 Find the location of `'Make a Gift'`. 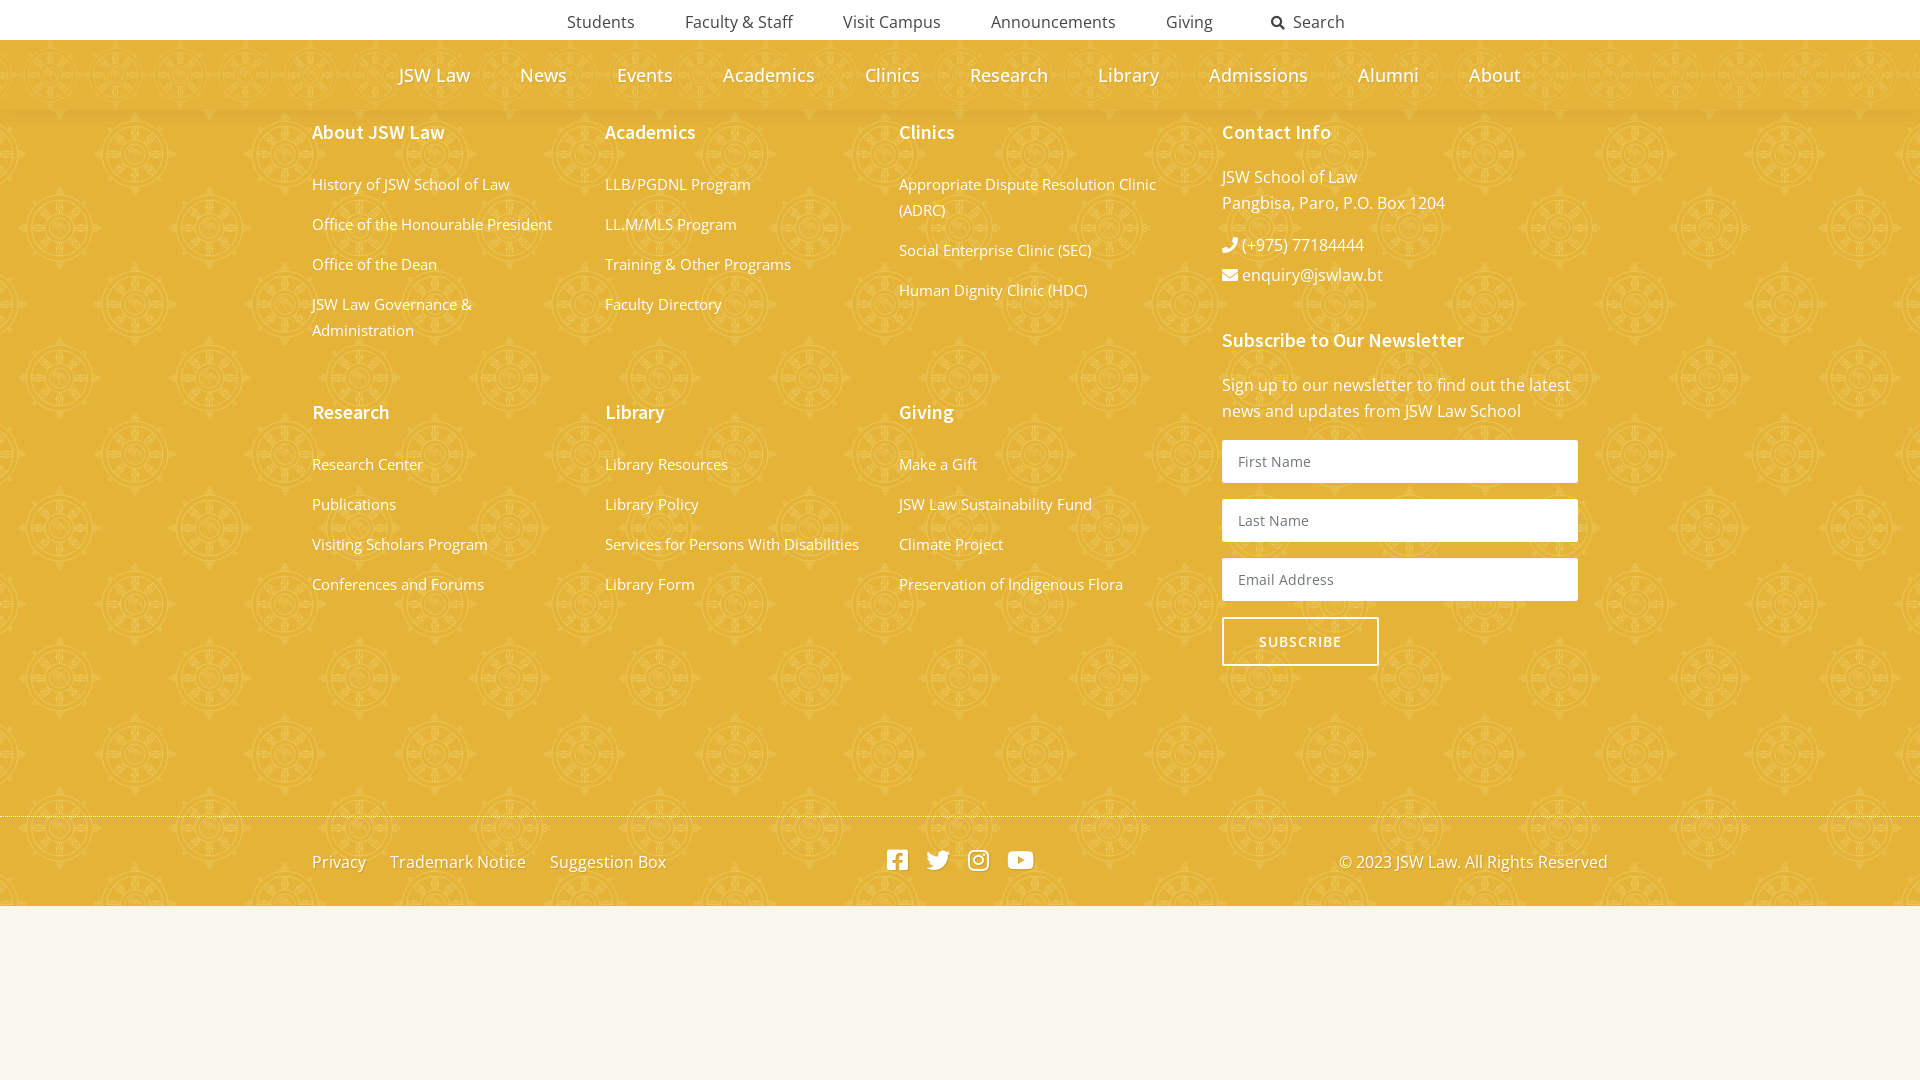

'Make a Gift' is located at coordinates (936, 463).